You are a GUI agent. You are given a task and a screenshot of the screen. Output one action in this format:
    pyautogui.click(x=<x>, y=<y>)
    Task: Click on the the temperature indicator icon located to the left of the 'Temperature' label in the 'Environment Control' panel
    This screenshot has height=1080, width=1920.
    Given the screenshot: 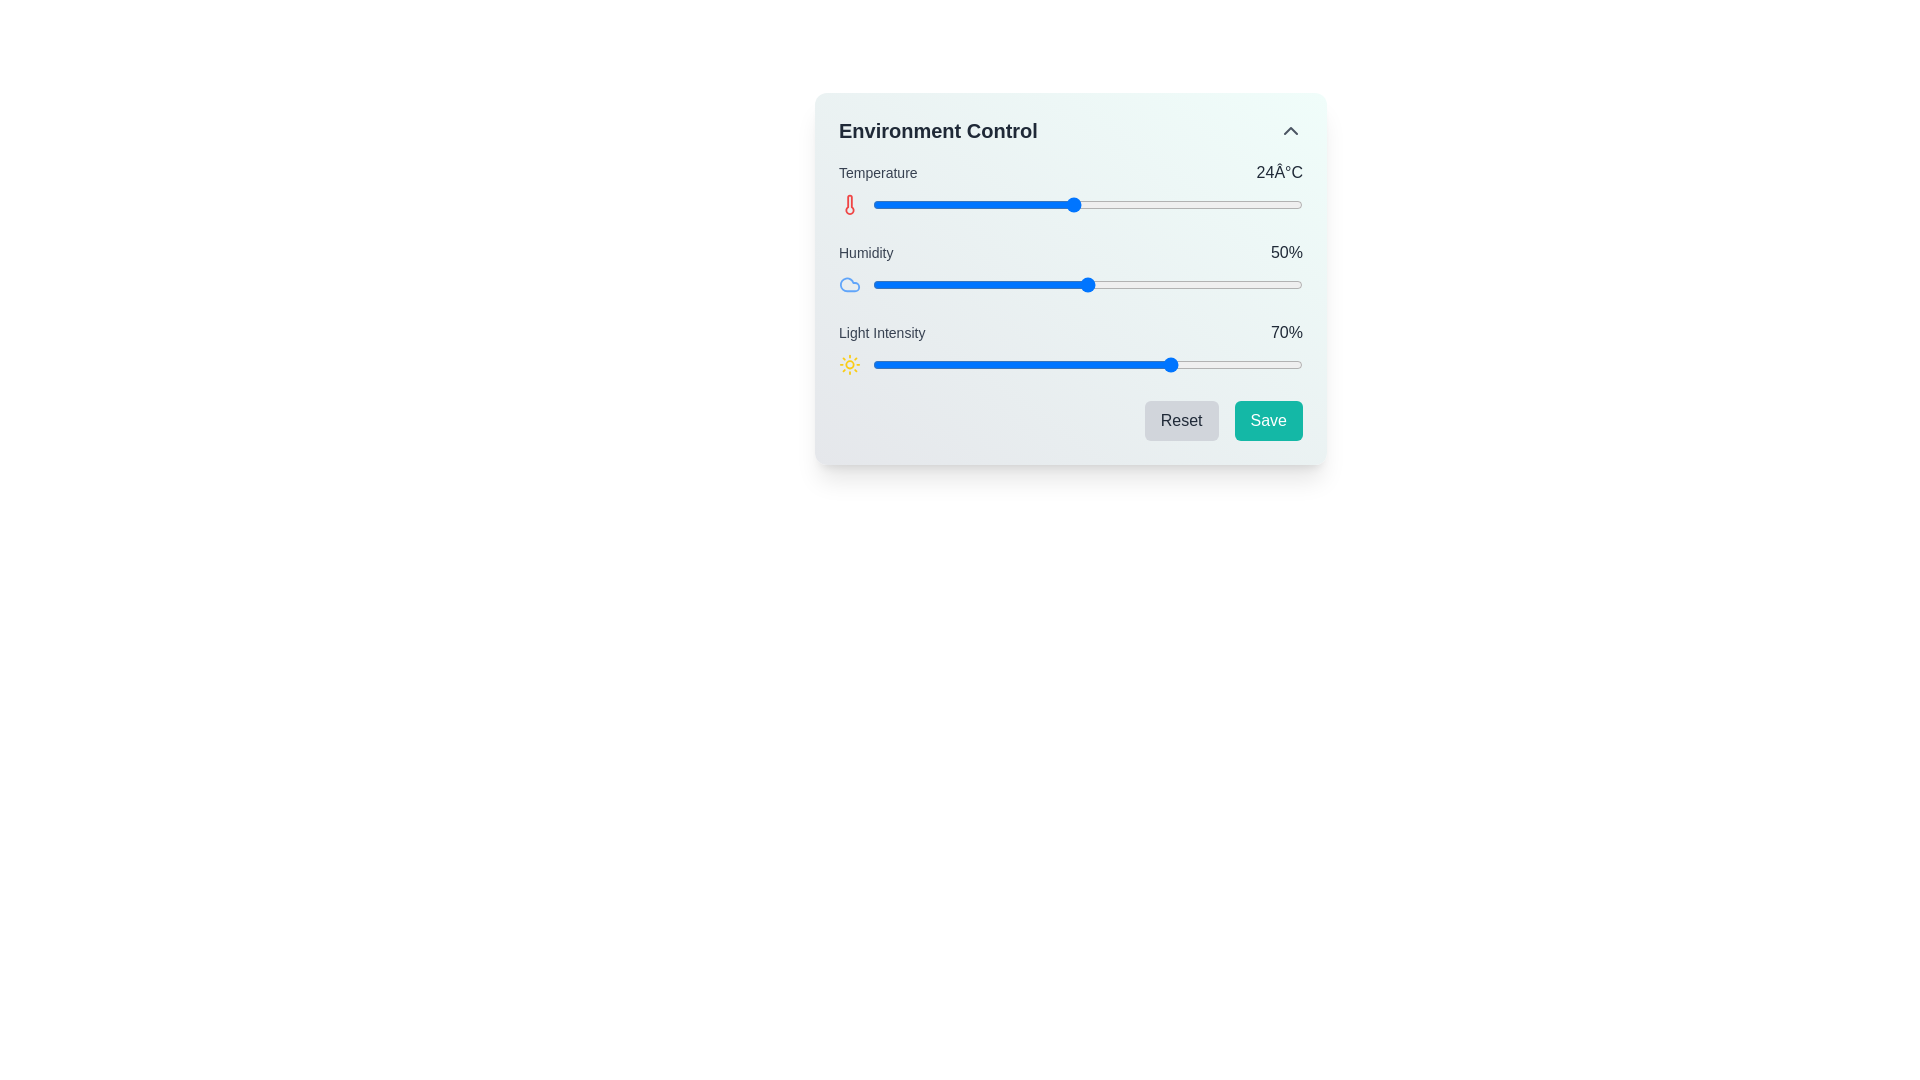 What is the action you would take?
    pyautogui.click(x=850, y=204)
    